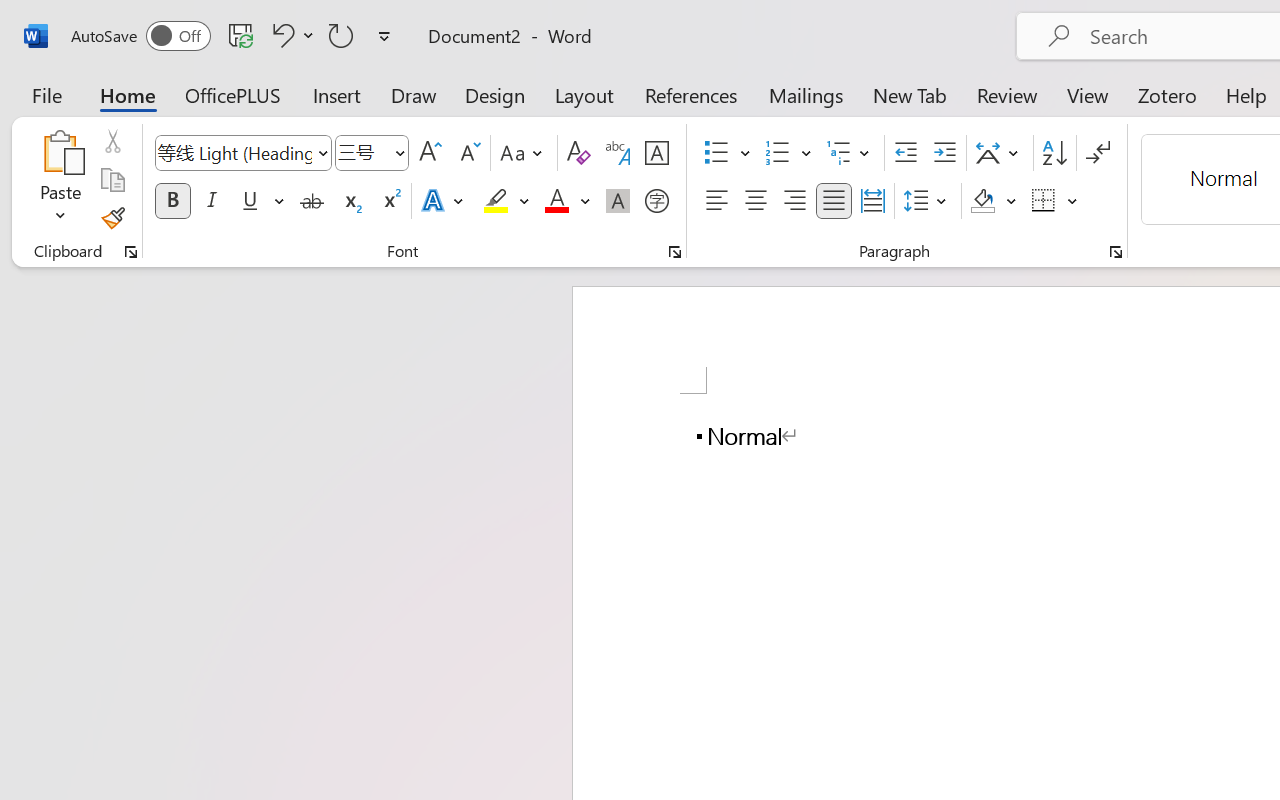  Describe the element at coordinates (130, 251) in the screenshot. I see `'Office Clipboard...'` at that location.